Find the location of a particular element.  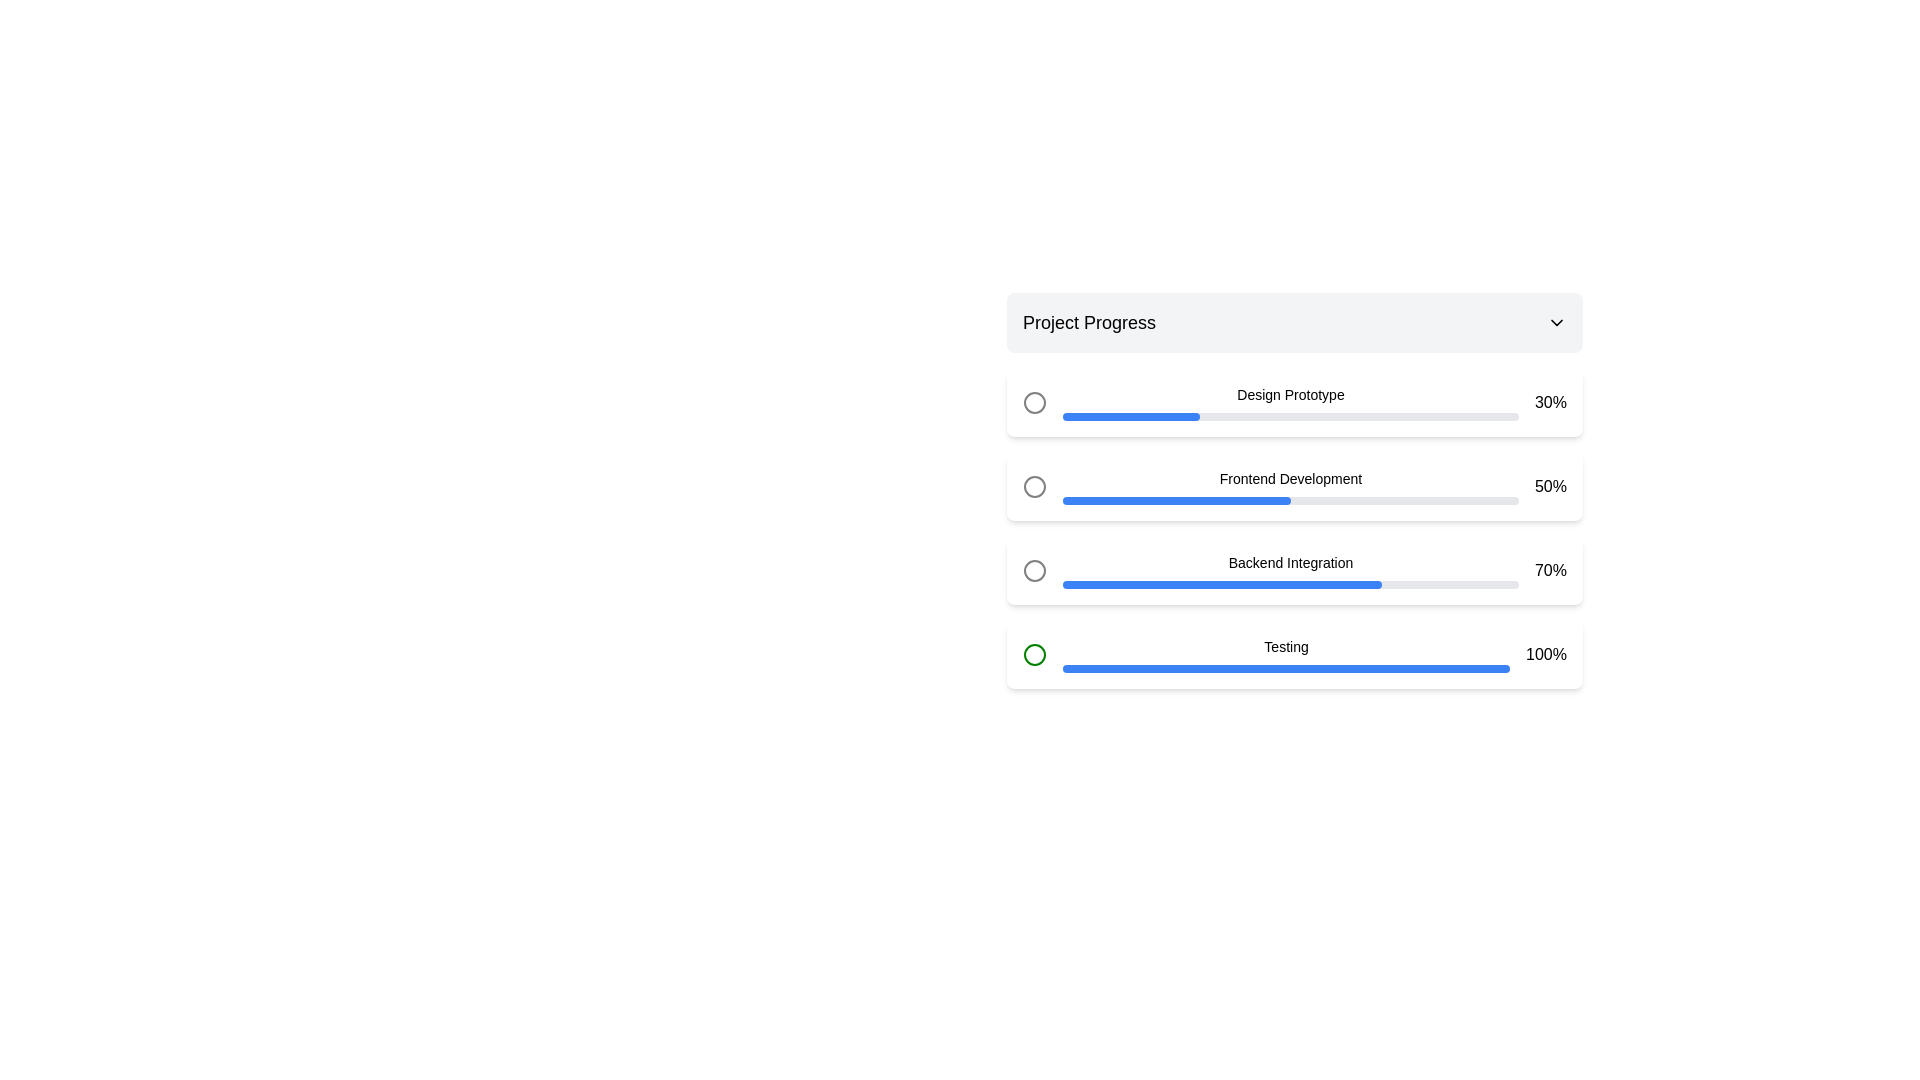

the second circular SVG element with a gray stroke color, located near the text 'Frontend Development' in the progress tracking UI is located at coordinates (1035, 486).